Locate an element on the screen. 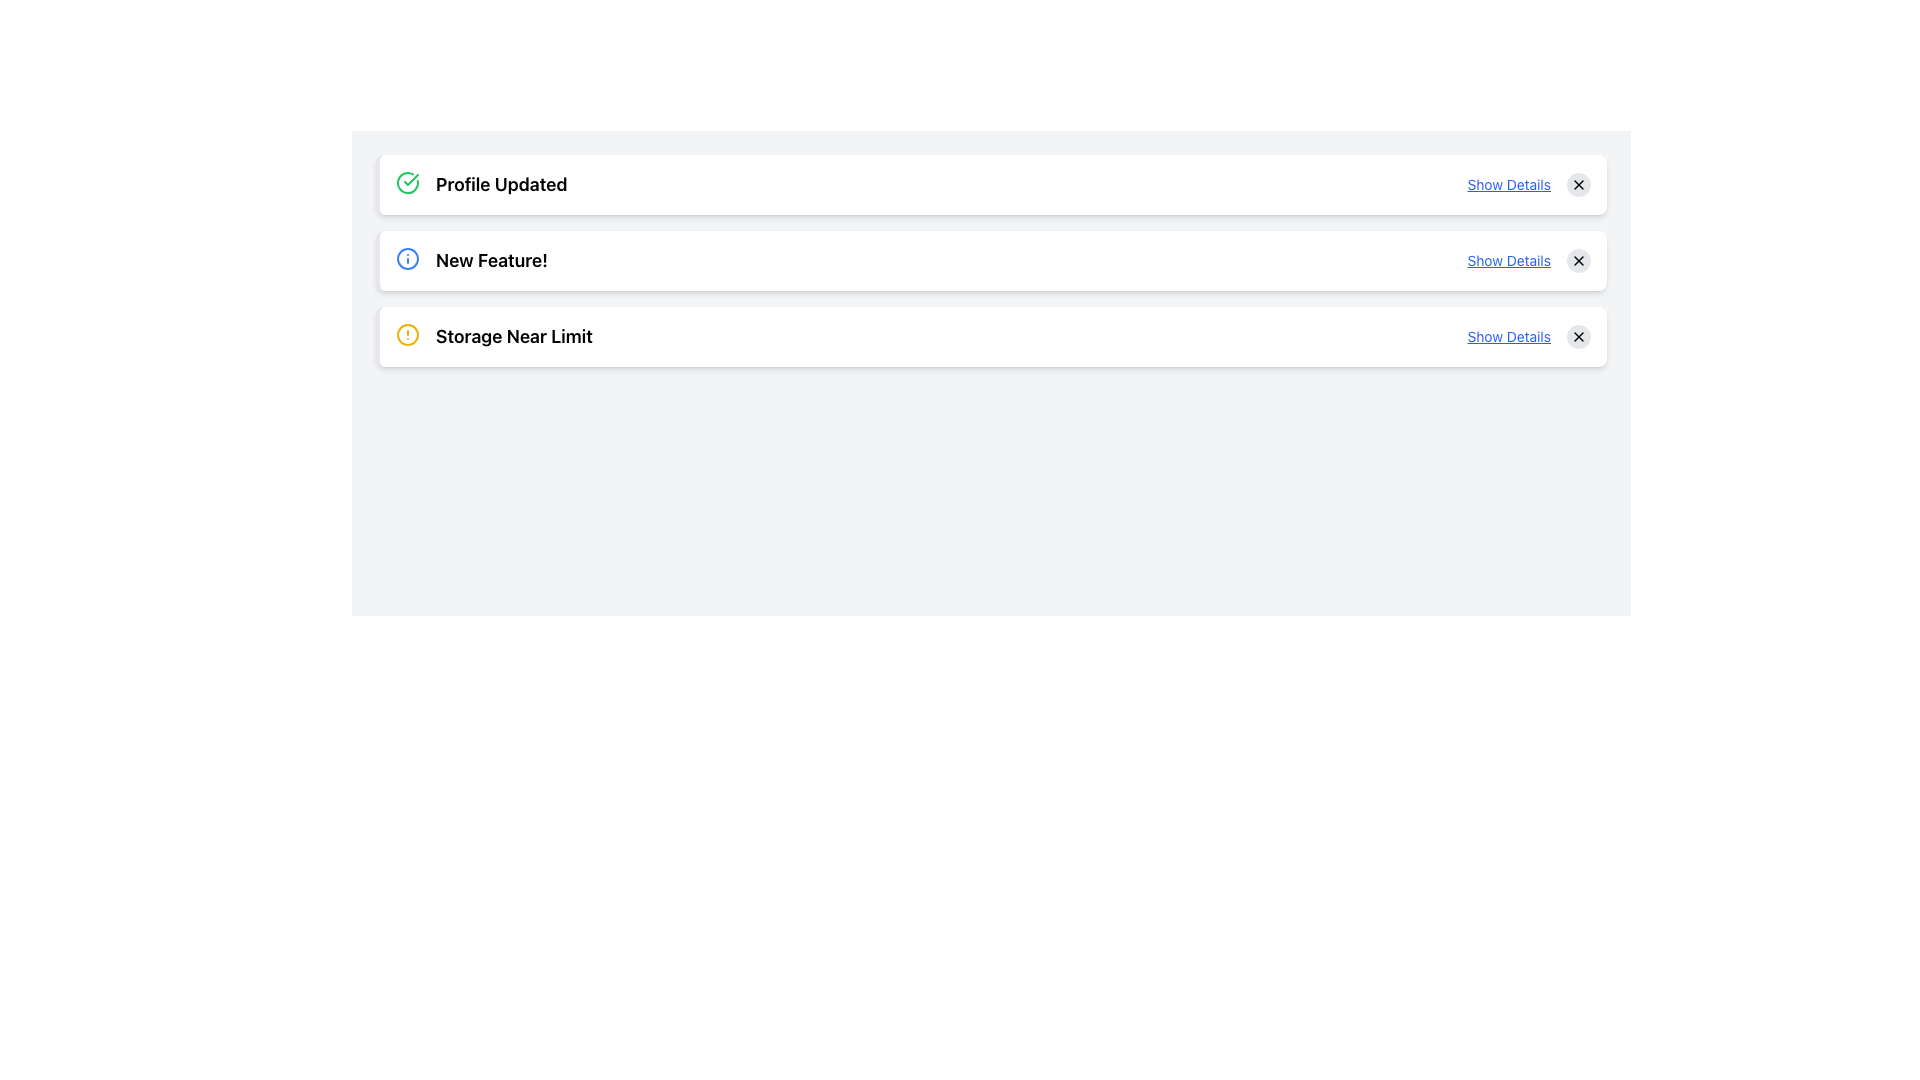  the success notification text label indicating that a profile update operation was successful, located near the top of the interface to the right of a green check-circle icon is located at coordinates (501, 185).